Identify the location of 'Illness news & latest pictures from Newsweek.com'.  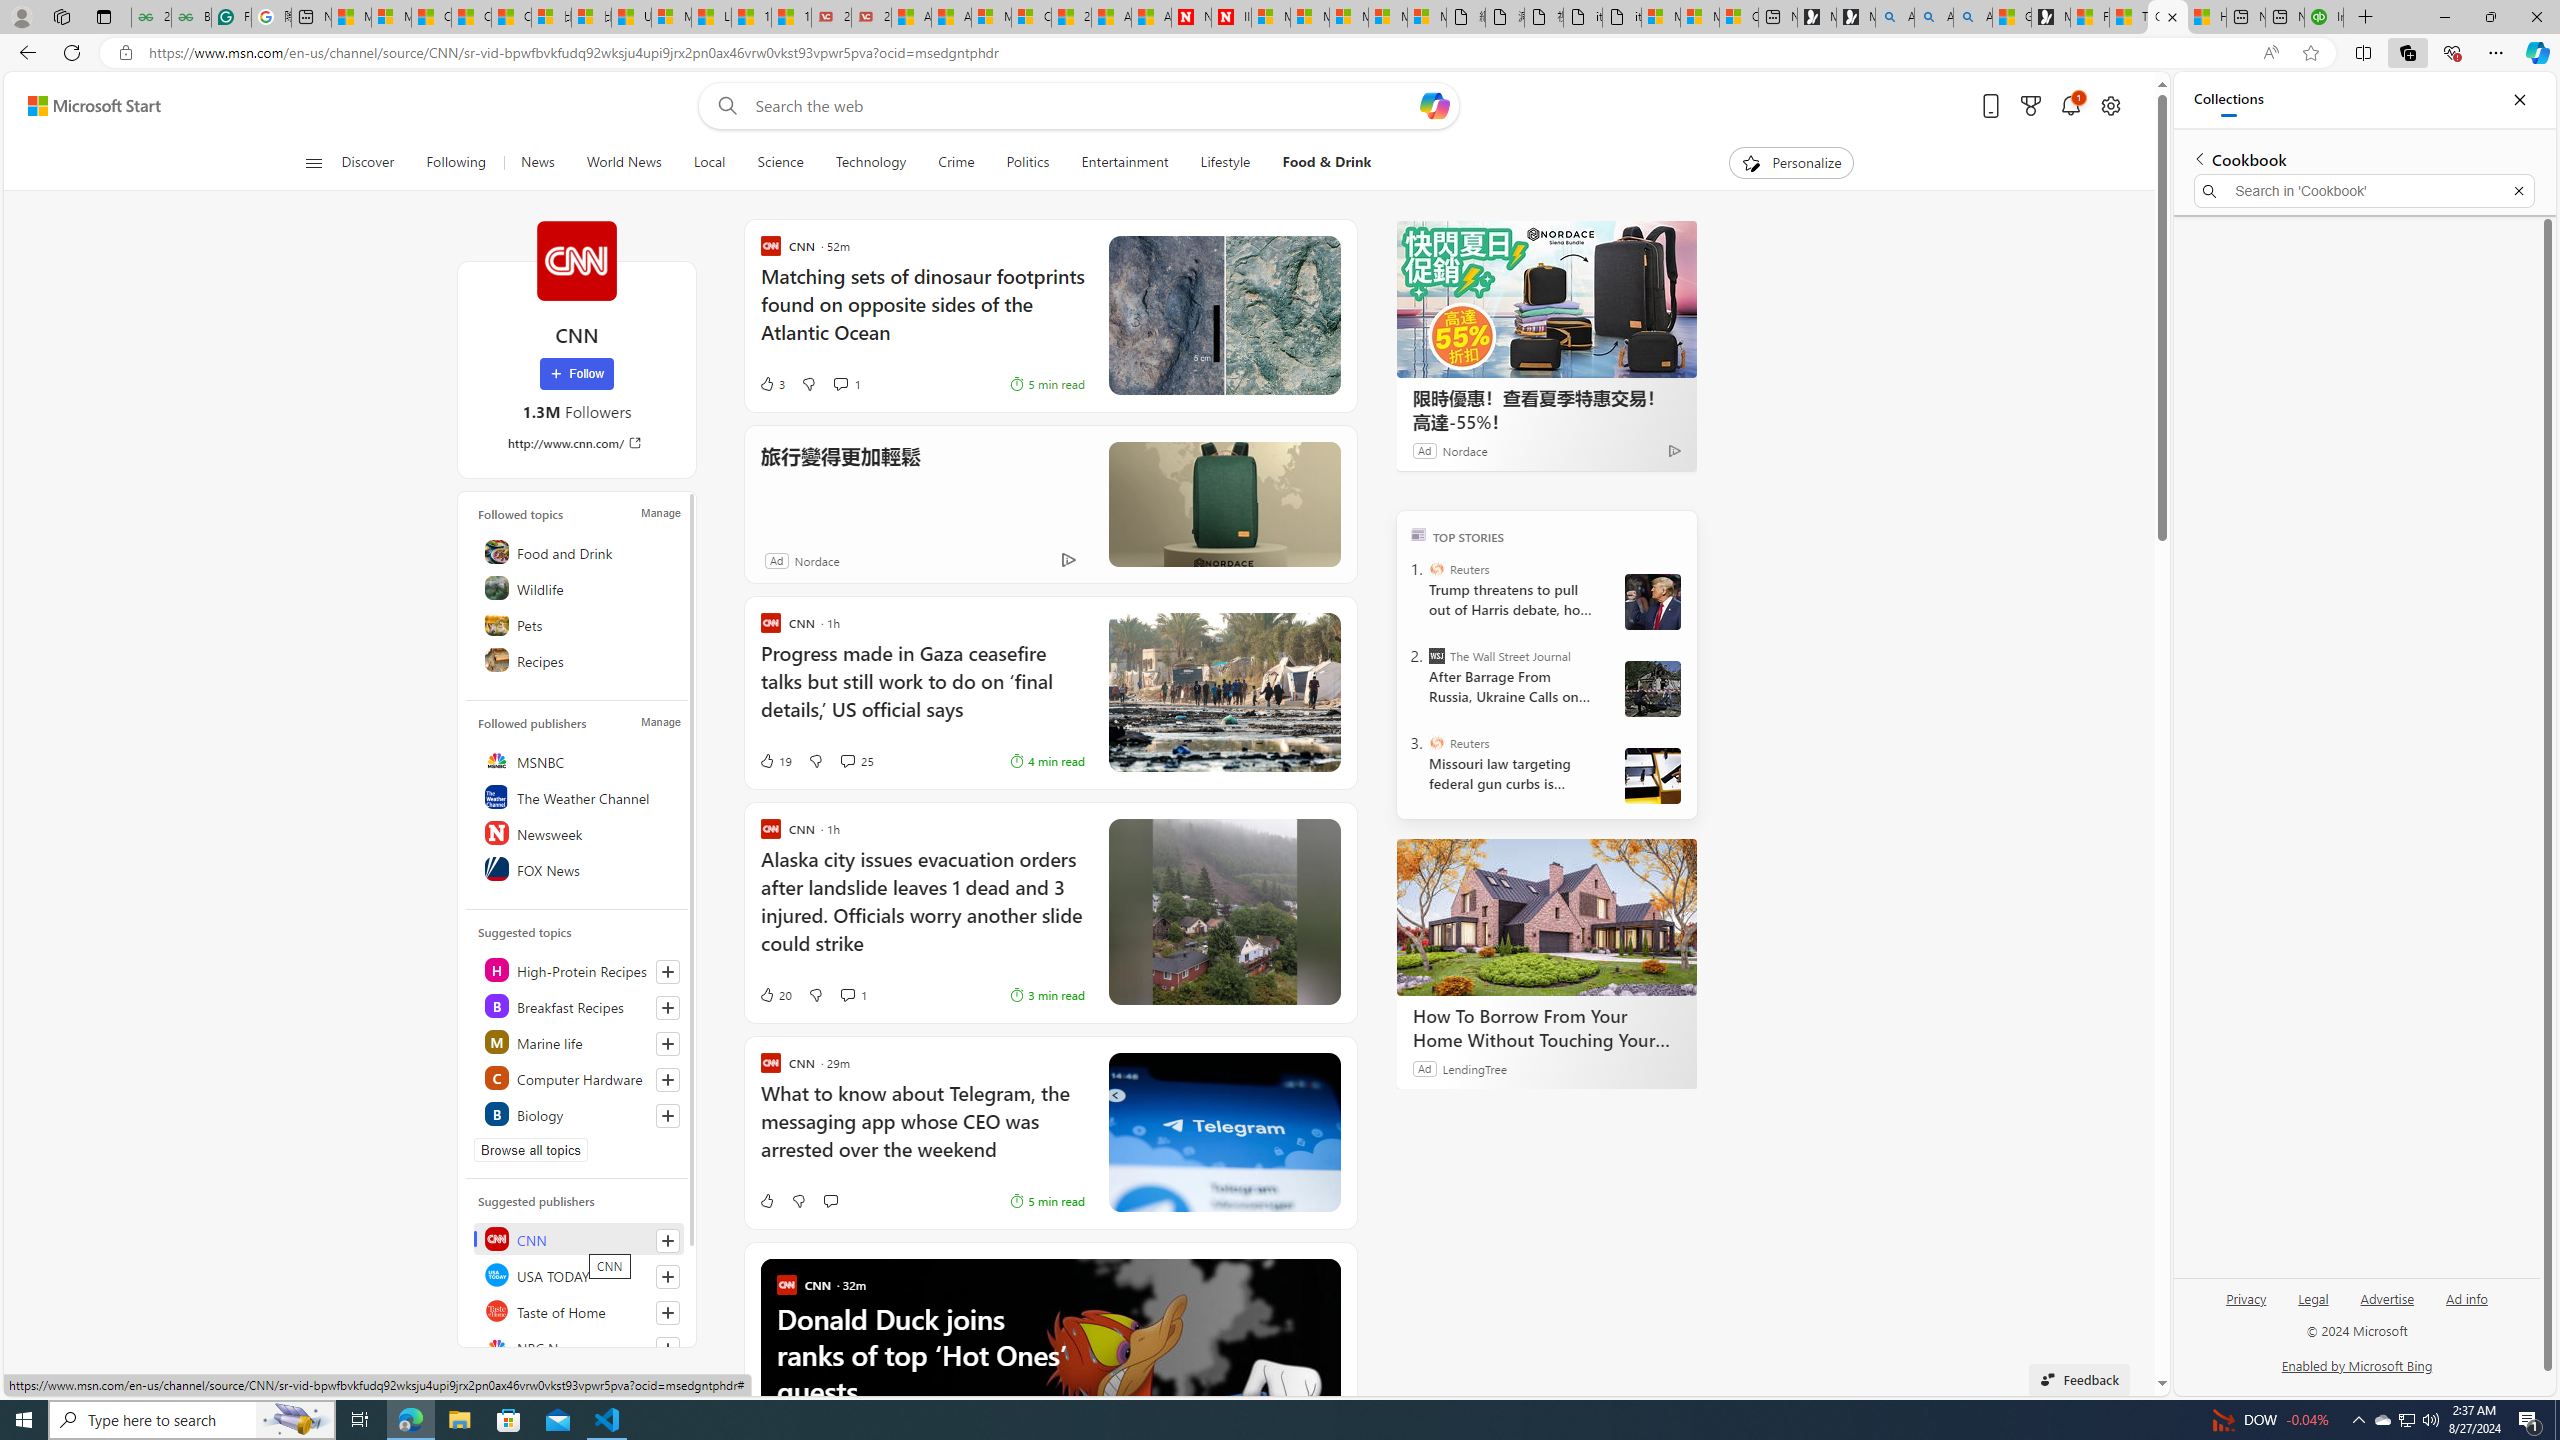
(1231, 16).